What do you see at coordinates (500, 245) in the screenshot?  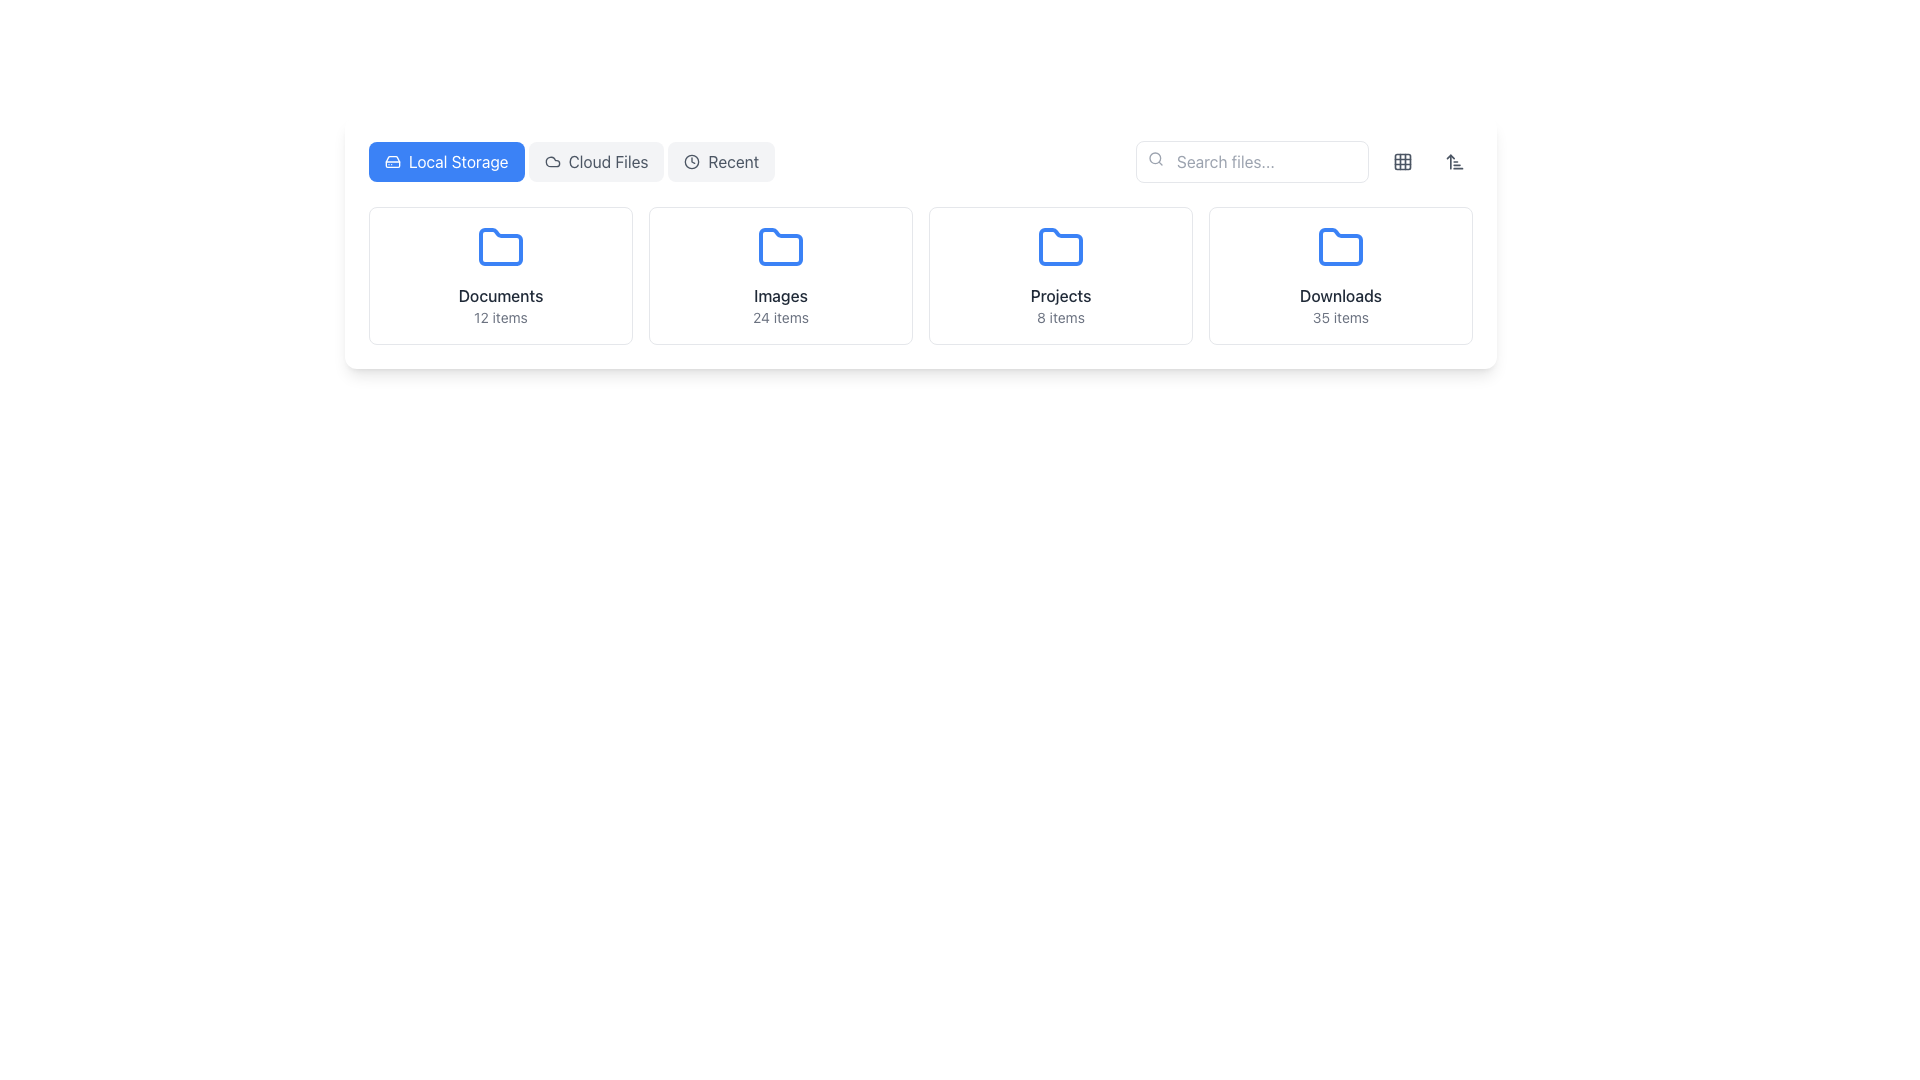 I see `the folder icon representing the 'Documents' directory` at bounding box center [500, 245].